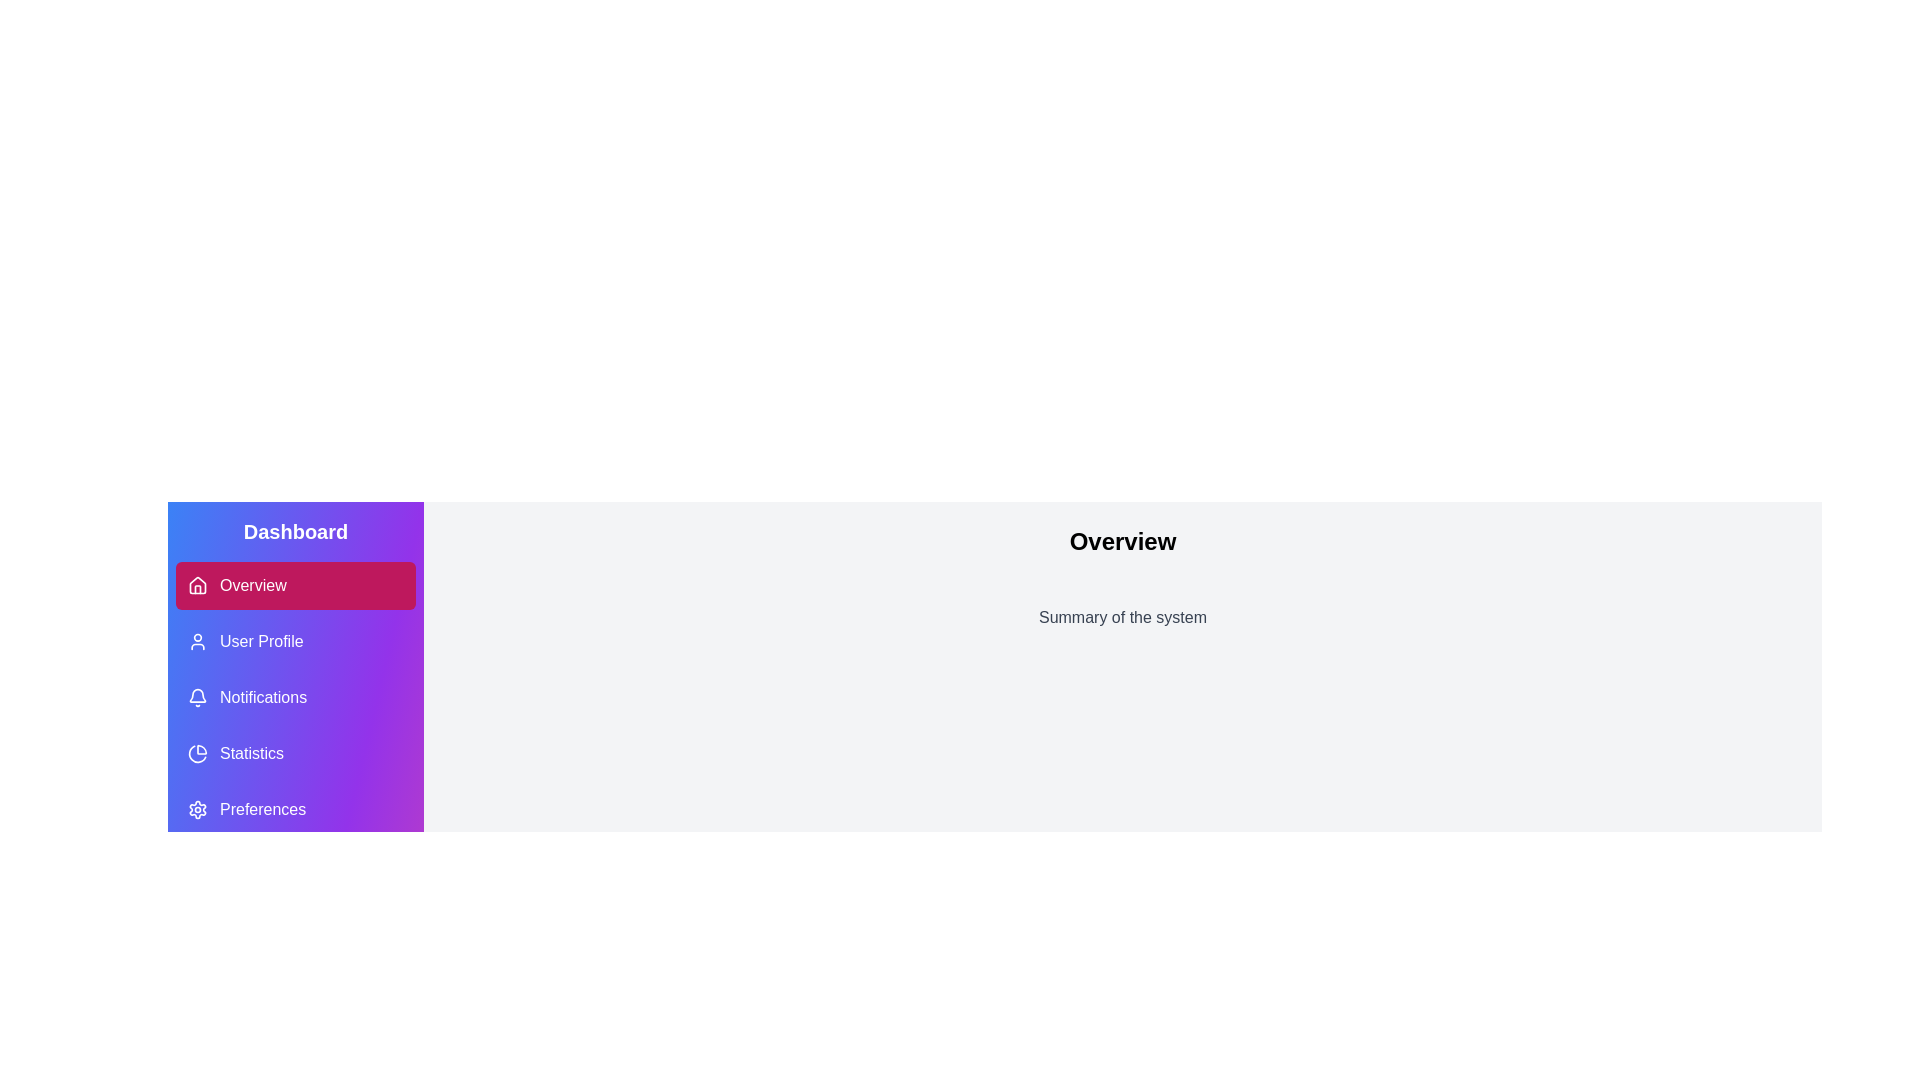 The width and height of the screenshot is (1920, 1080). I want to click on the text label that displays 'Summary of the system', which is located below the 'Overview' text and spans horizontally across most of the central section of the interface, so click(1123, 616).